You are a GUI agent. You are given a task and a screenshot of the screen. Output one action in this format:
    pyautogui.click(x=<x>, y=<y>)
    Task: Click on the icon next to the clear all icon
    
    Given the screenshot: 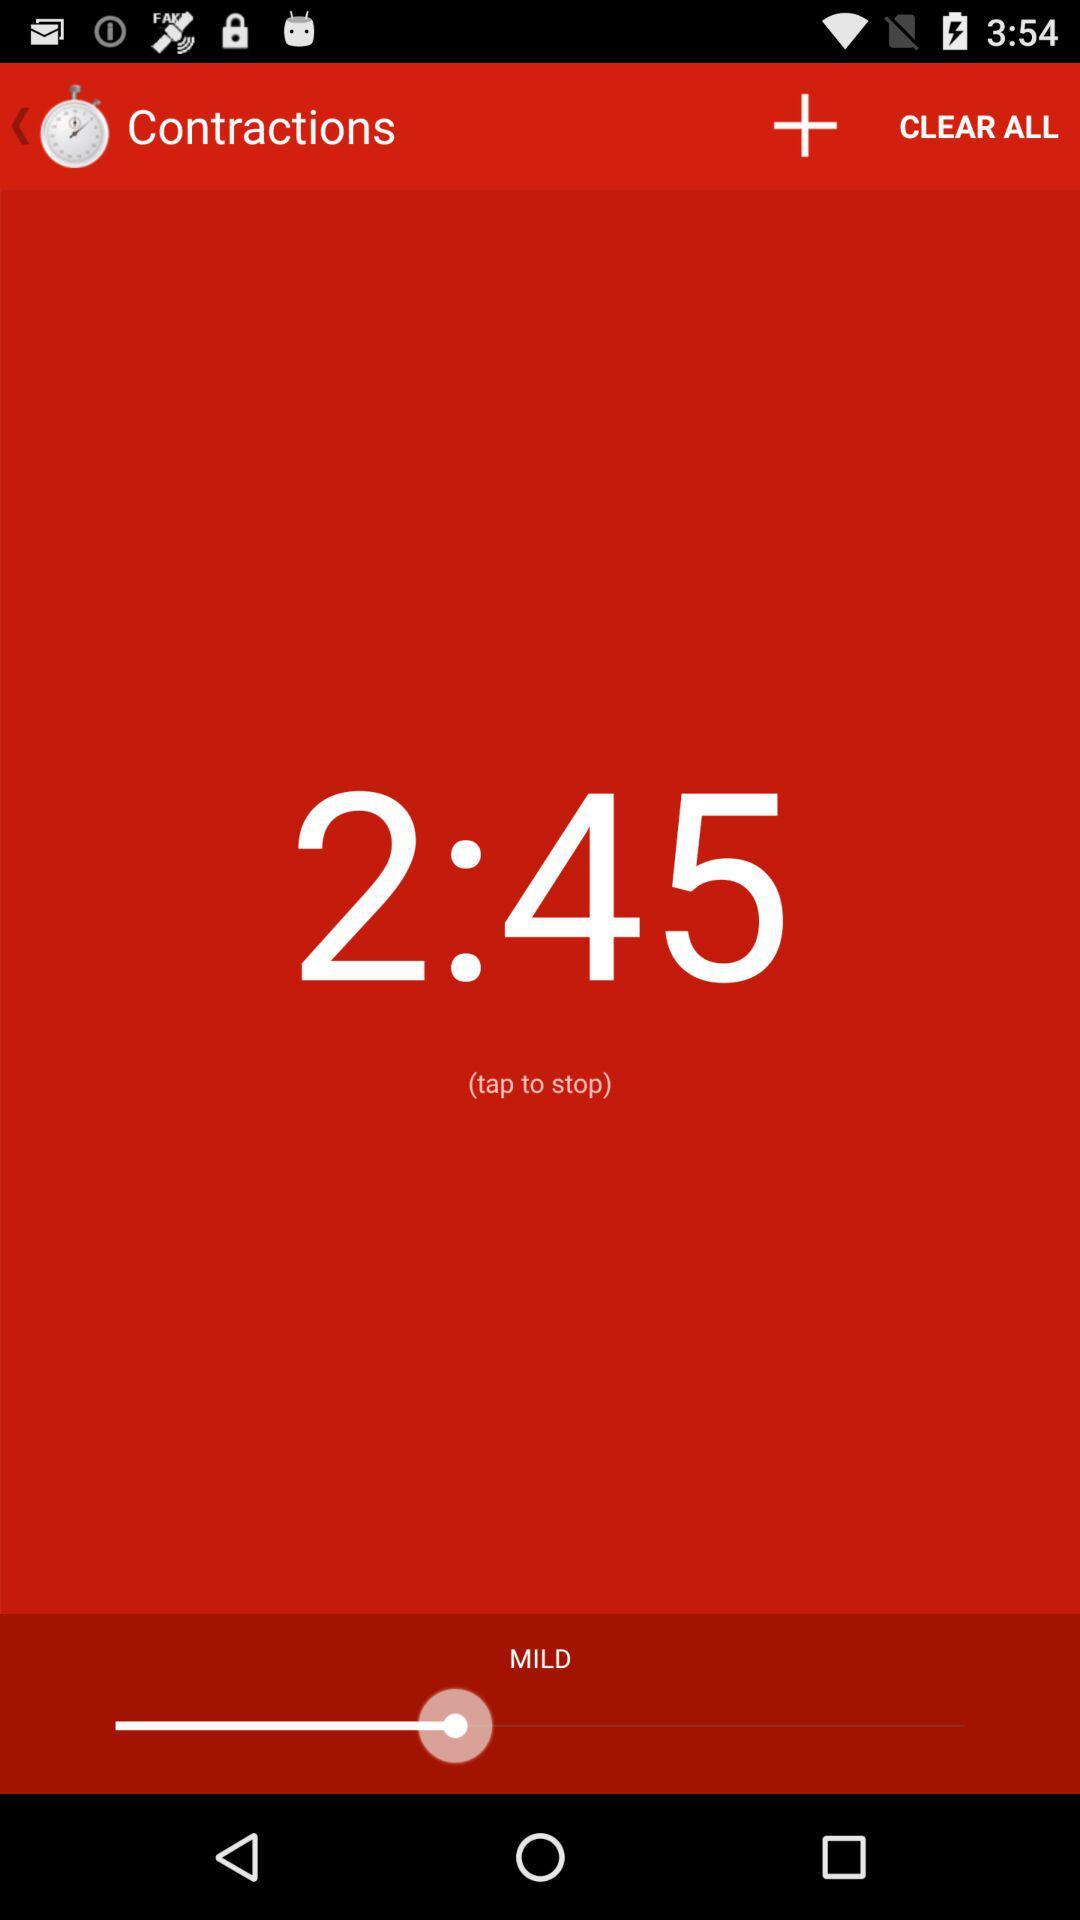 What is the action you would take?
    pyautogui.click(x=803, y=124)
    